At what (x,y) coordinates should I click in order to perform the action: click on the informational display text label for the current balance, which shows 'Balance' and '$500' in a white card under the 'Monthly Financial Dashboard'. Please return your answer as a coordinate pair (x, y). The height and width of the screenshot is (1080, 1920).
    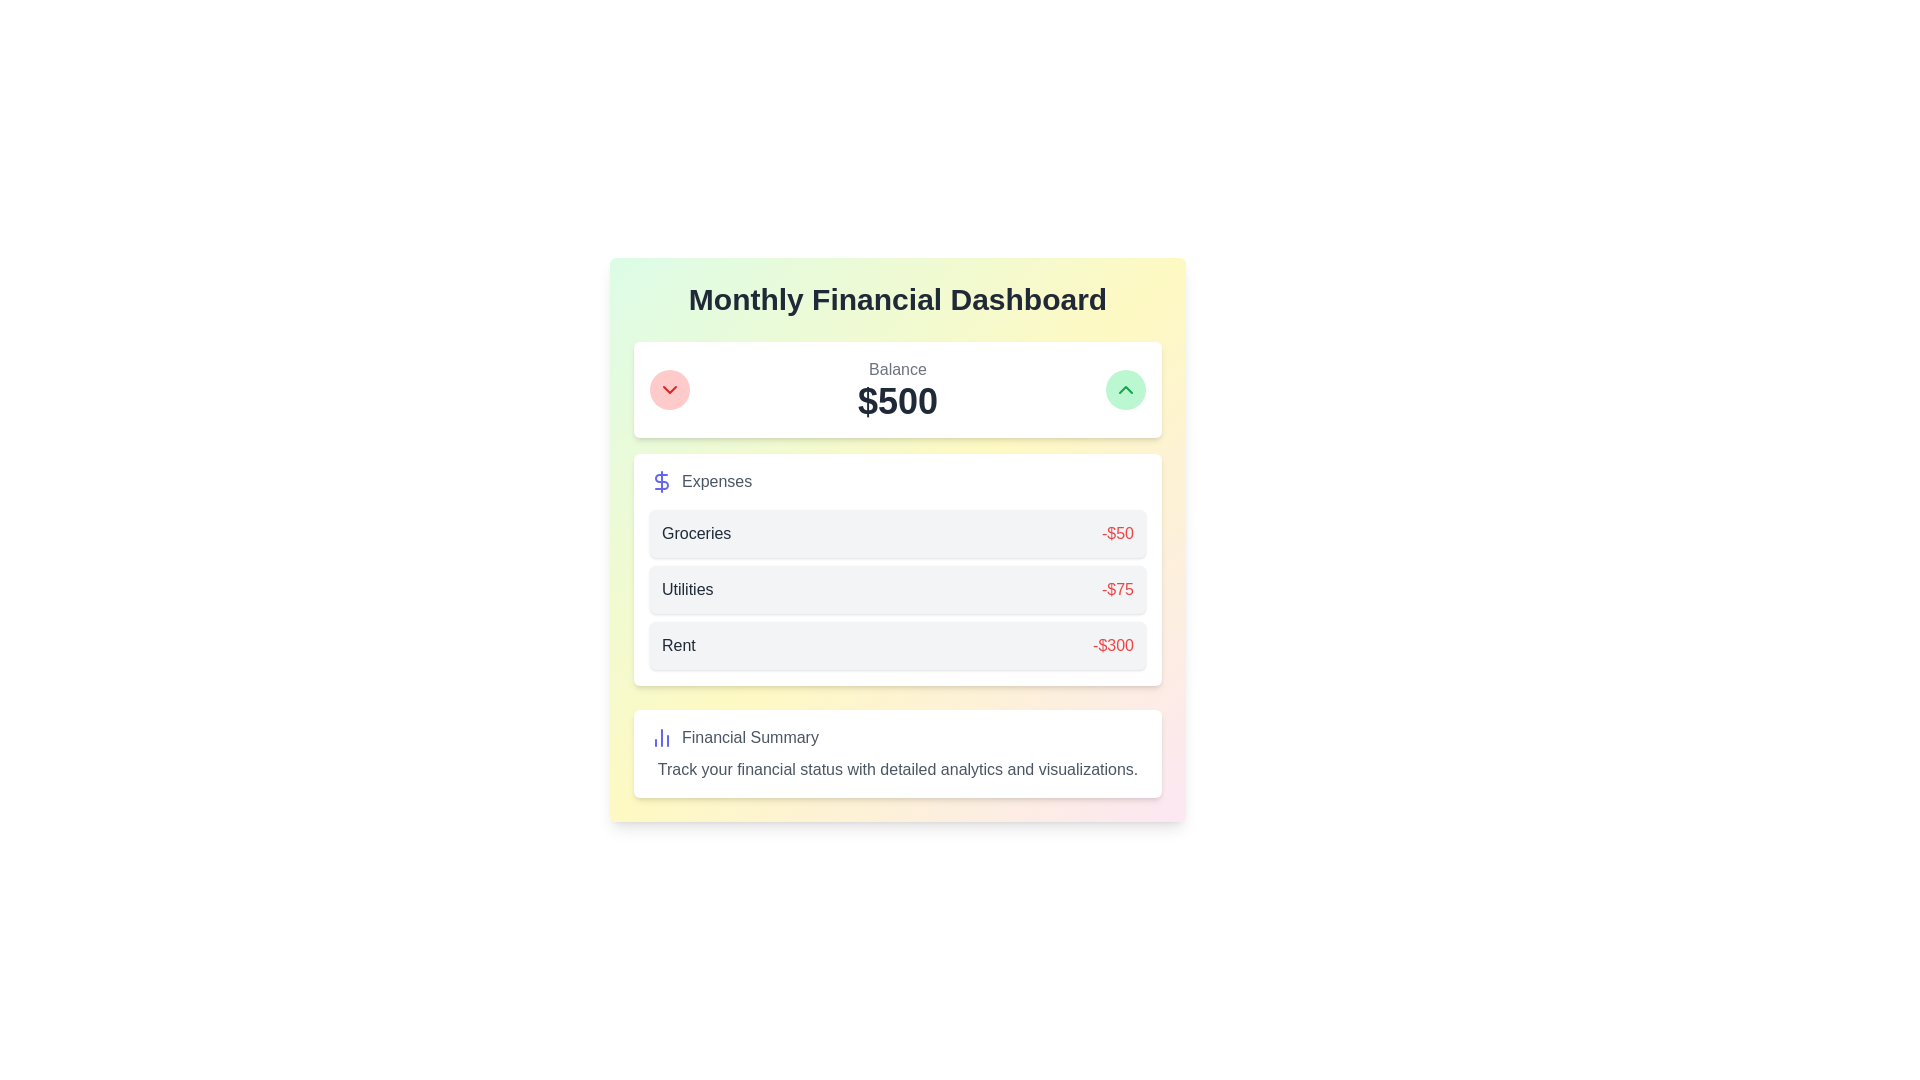
    Looking at the image, I should click on (896, 389).